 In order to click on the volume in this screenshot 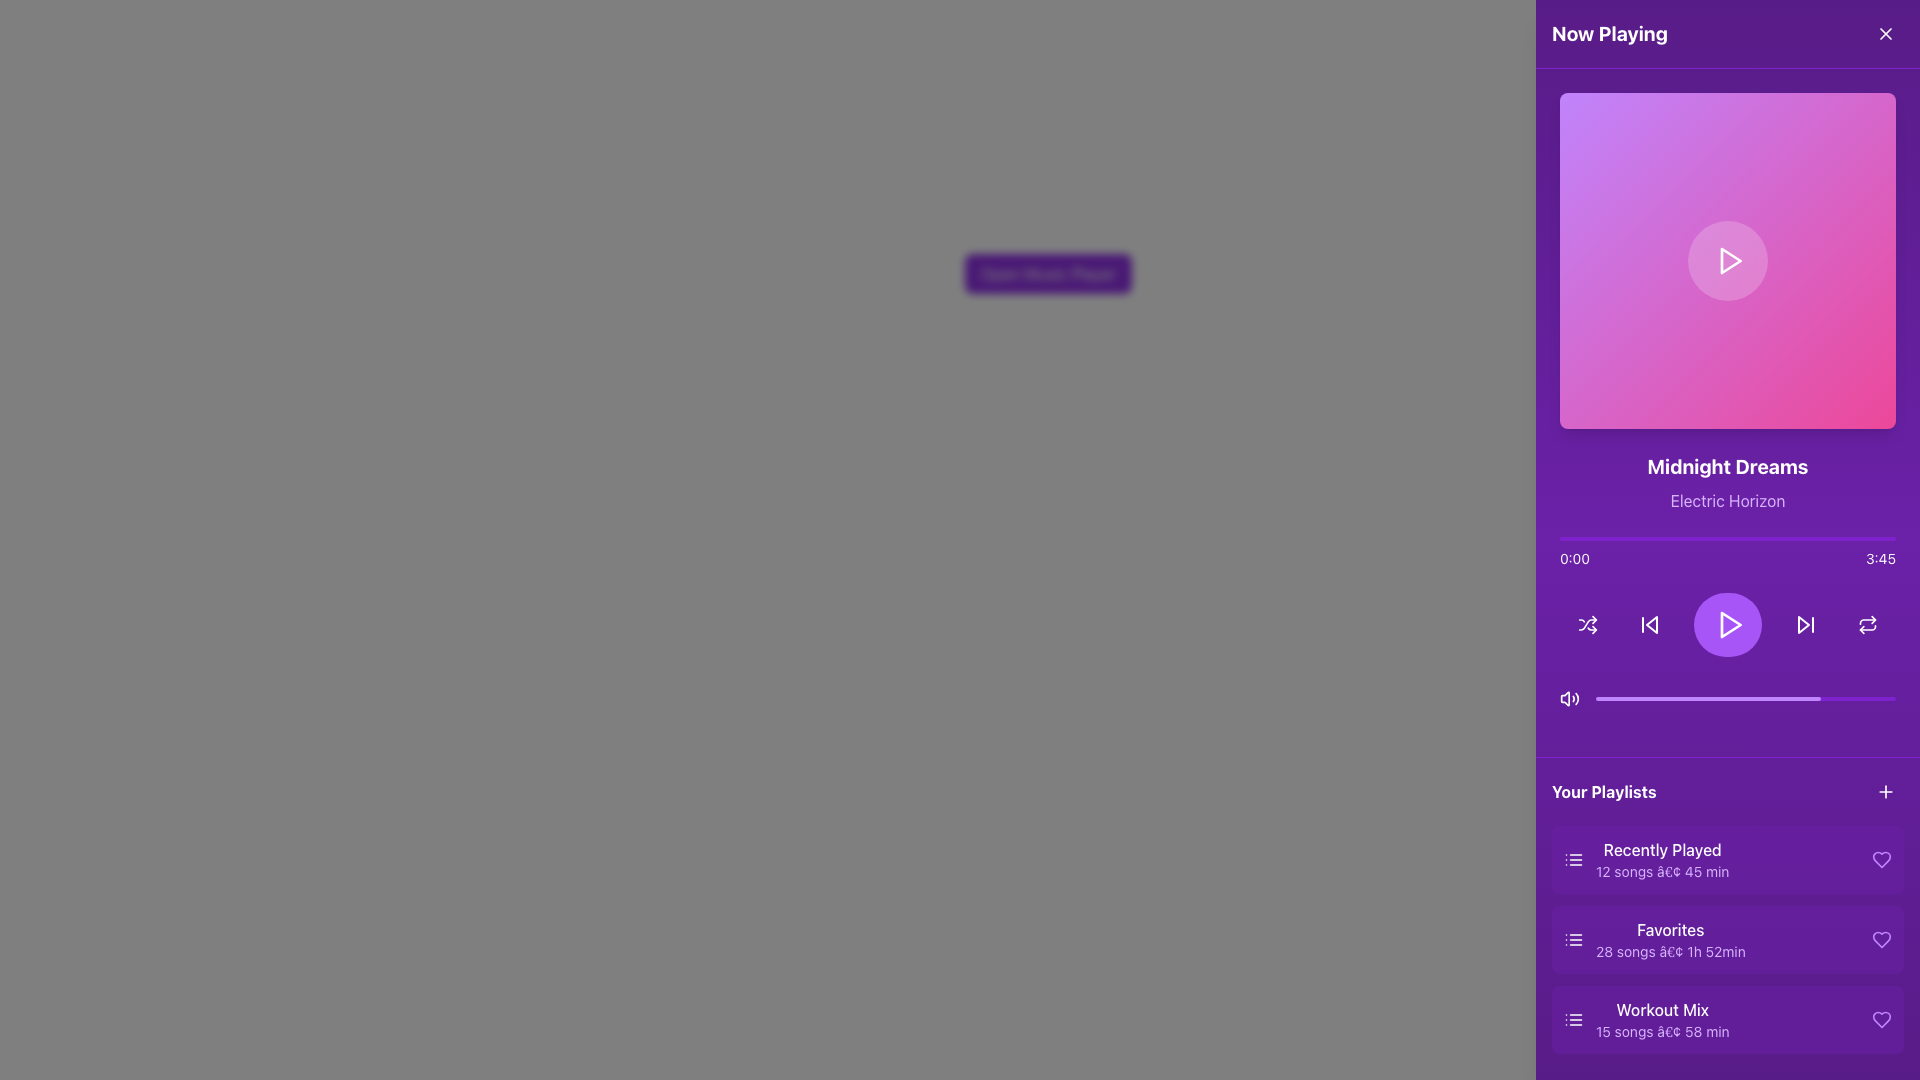, I will do `click(1865, 697)`.